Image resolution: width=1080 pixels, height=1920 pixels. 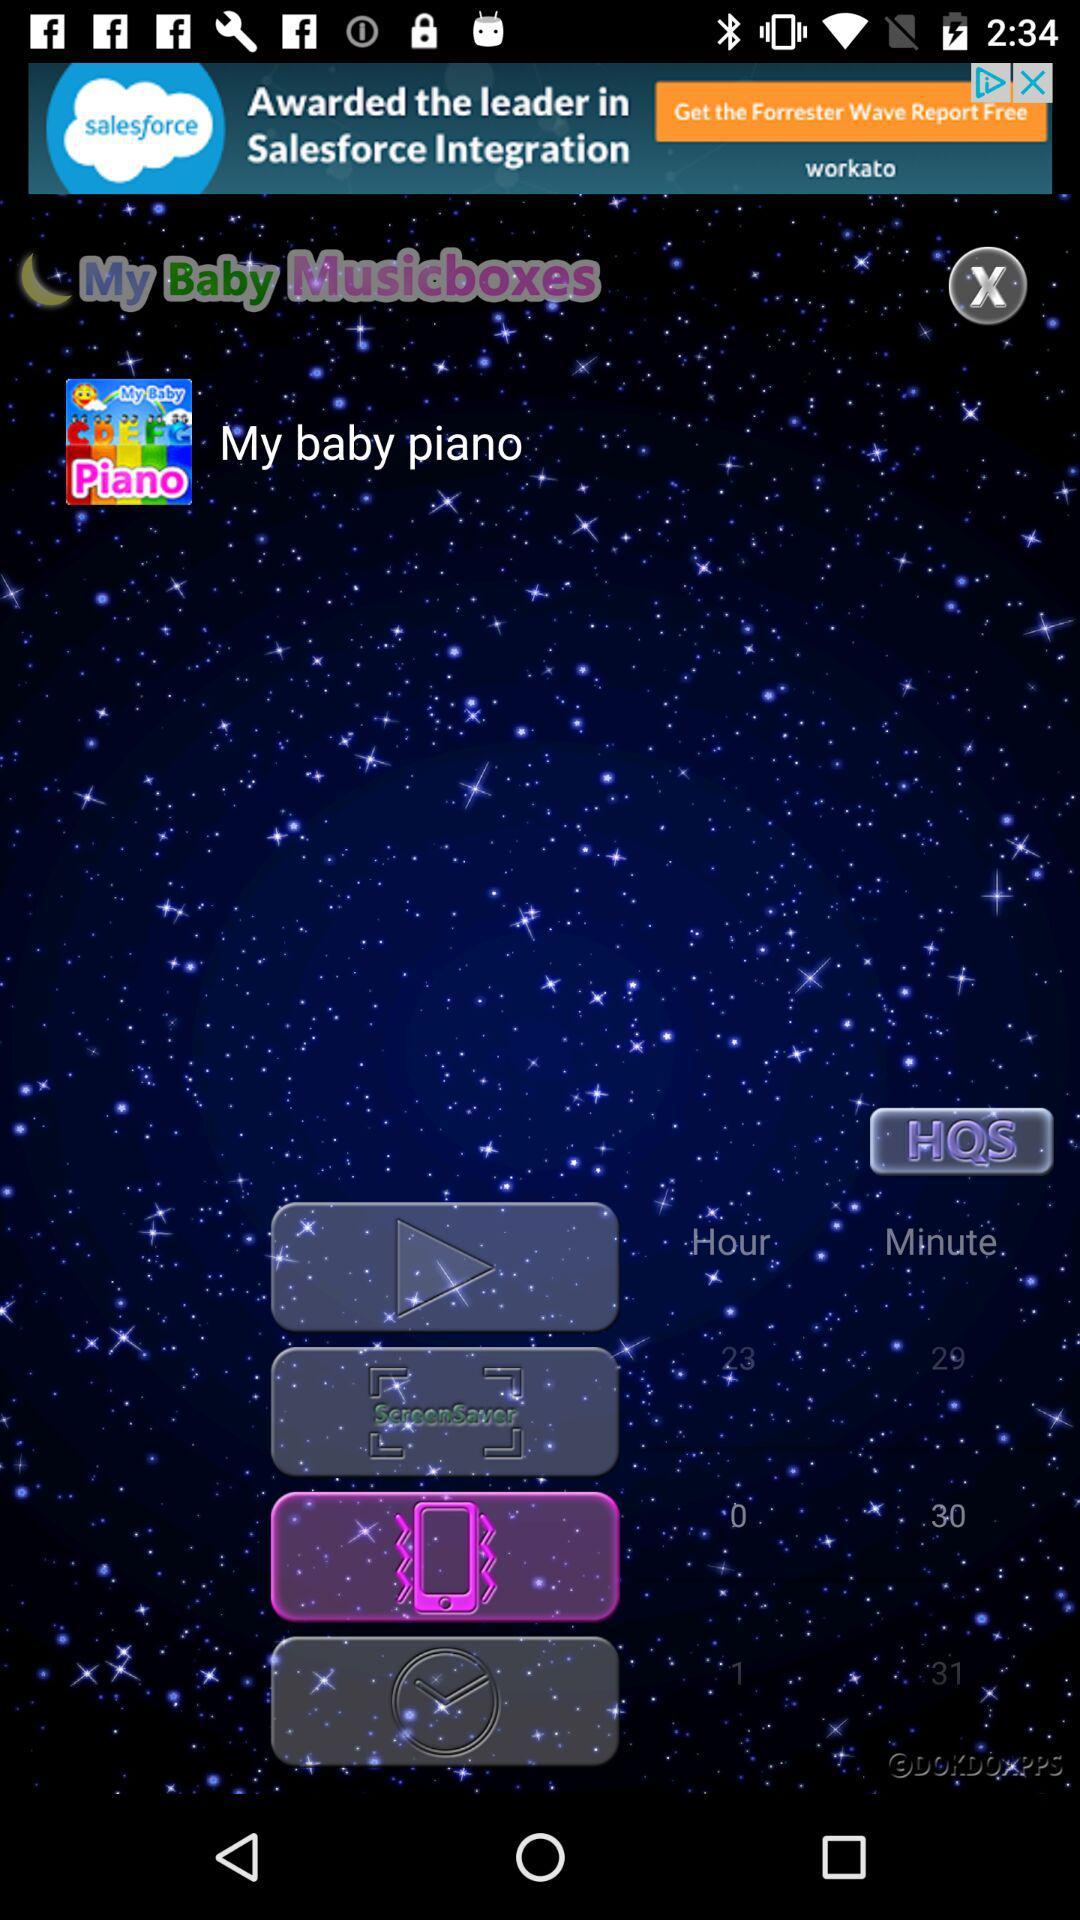 I want to click on the settings icon, so click(x=444, y=1411).